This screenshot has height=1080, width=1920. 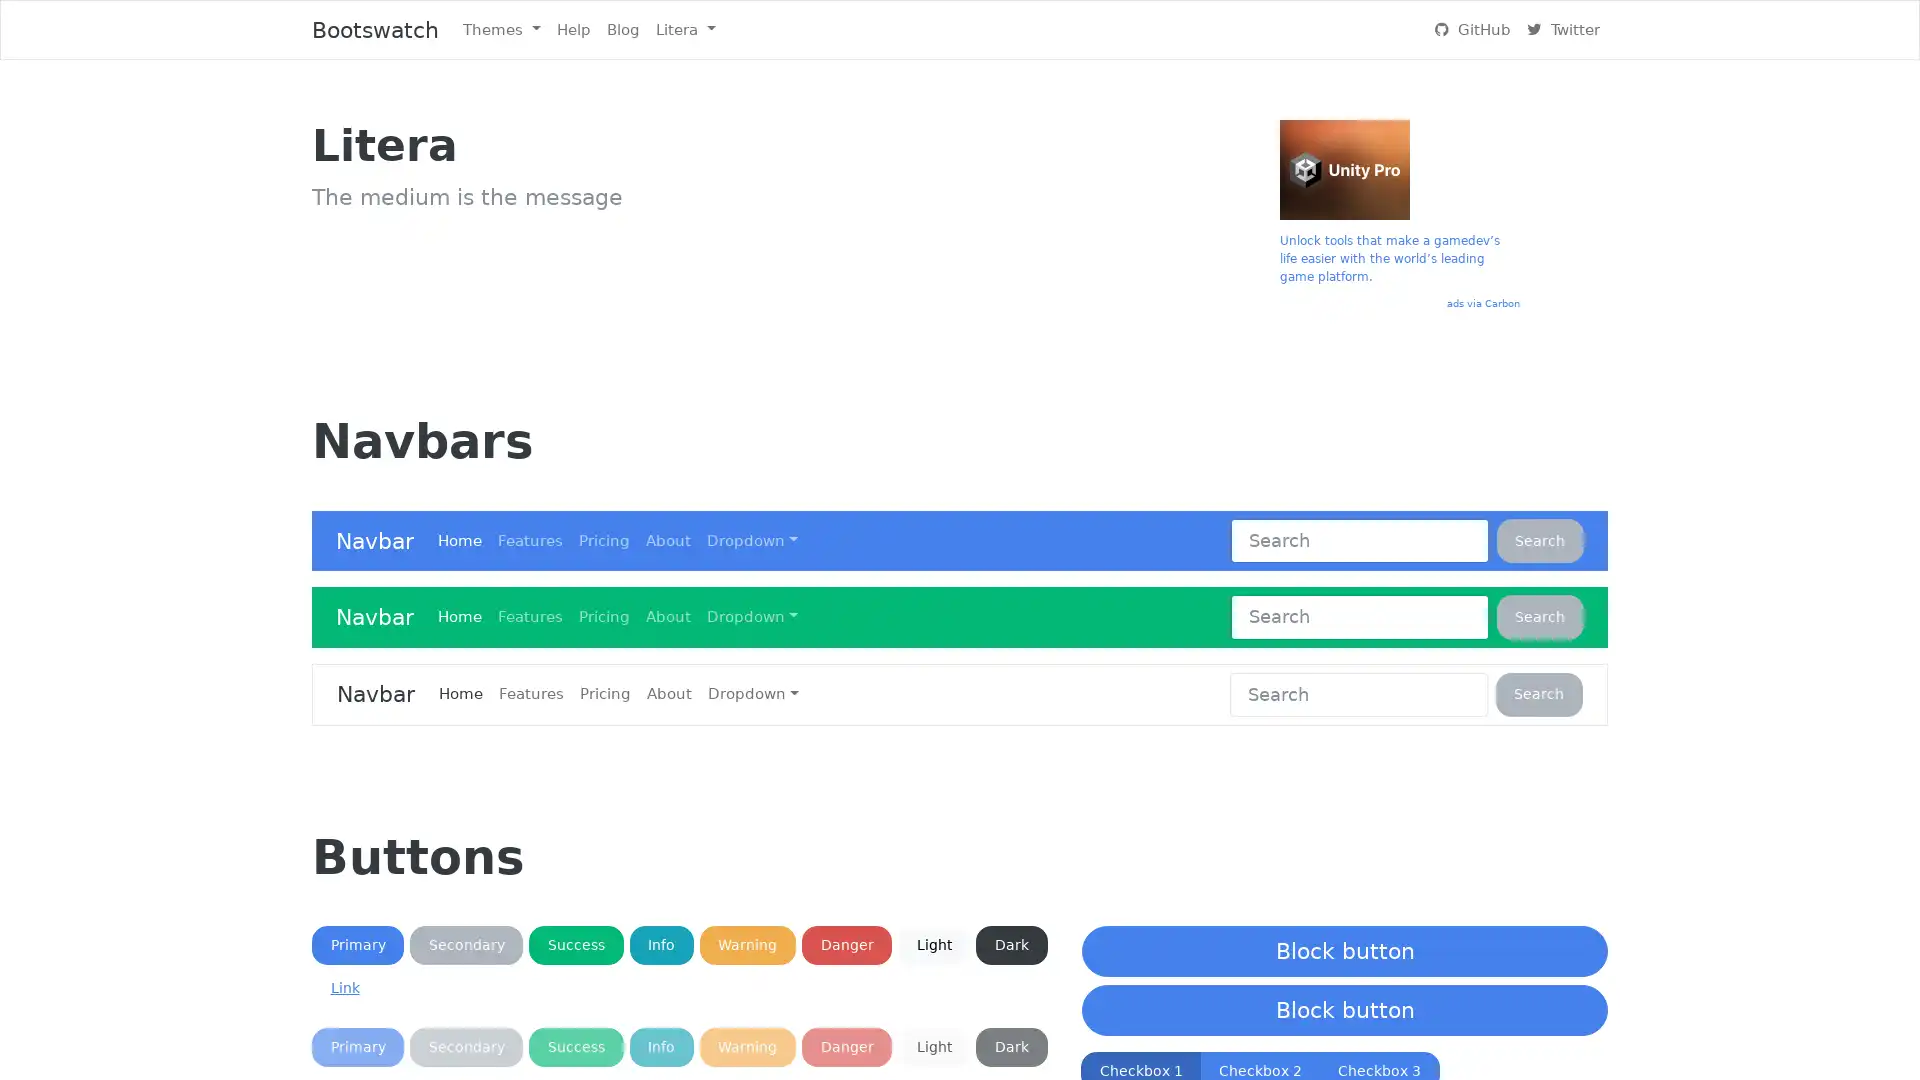 What do you see at coordinates (1344, 1010) in the screenshot?
I see `Block button` at bounding box center [1344, 1010].